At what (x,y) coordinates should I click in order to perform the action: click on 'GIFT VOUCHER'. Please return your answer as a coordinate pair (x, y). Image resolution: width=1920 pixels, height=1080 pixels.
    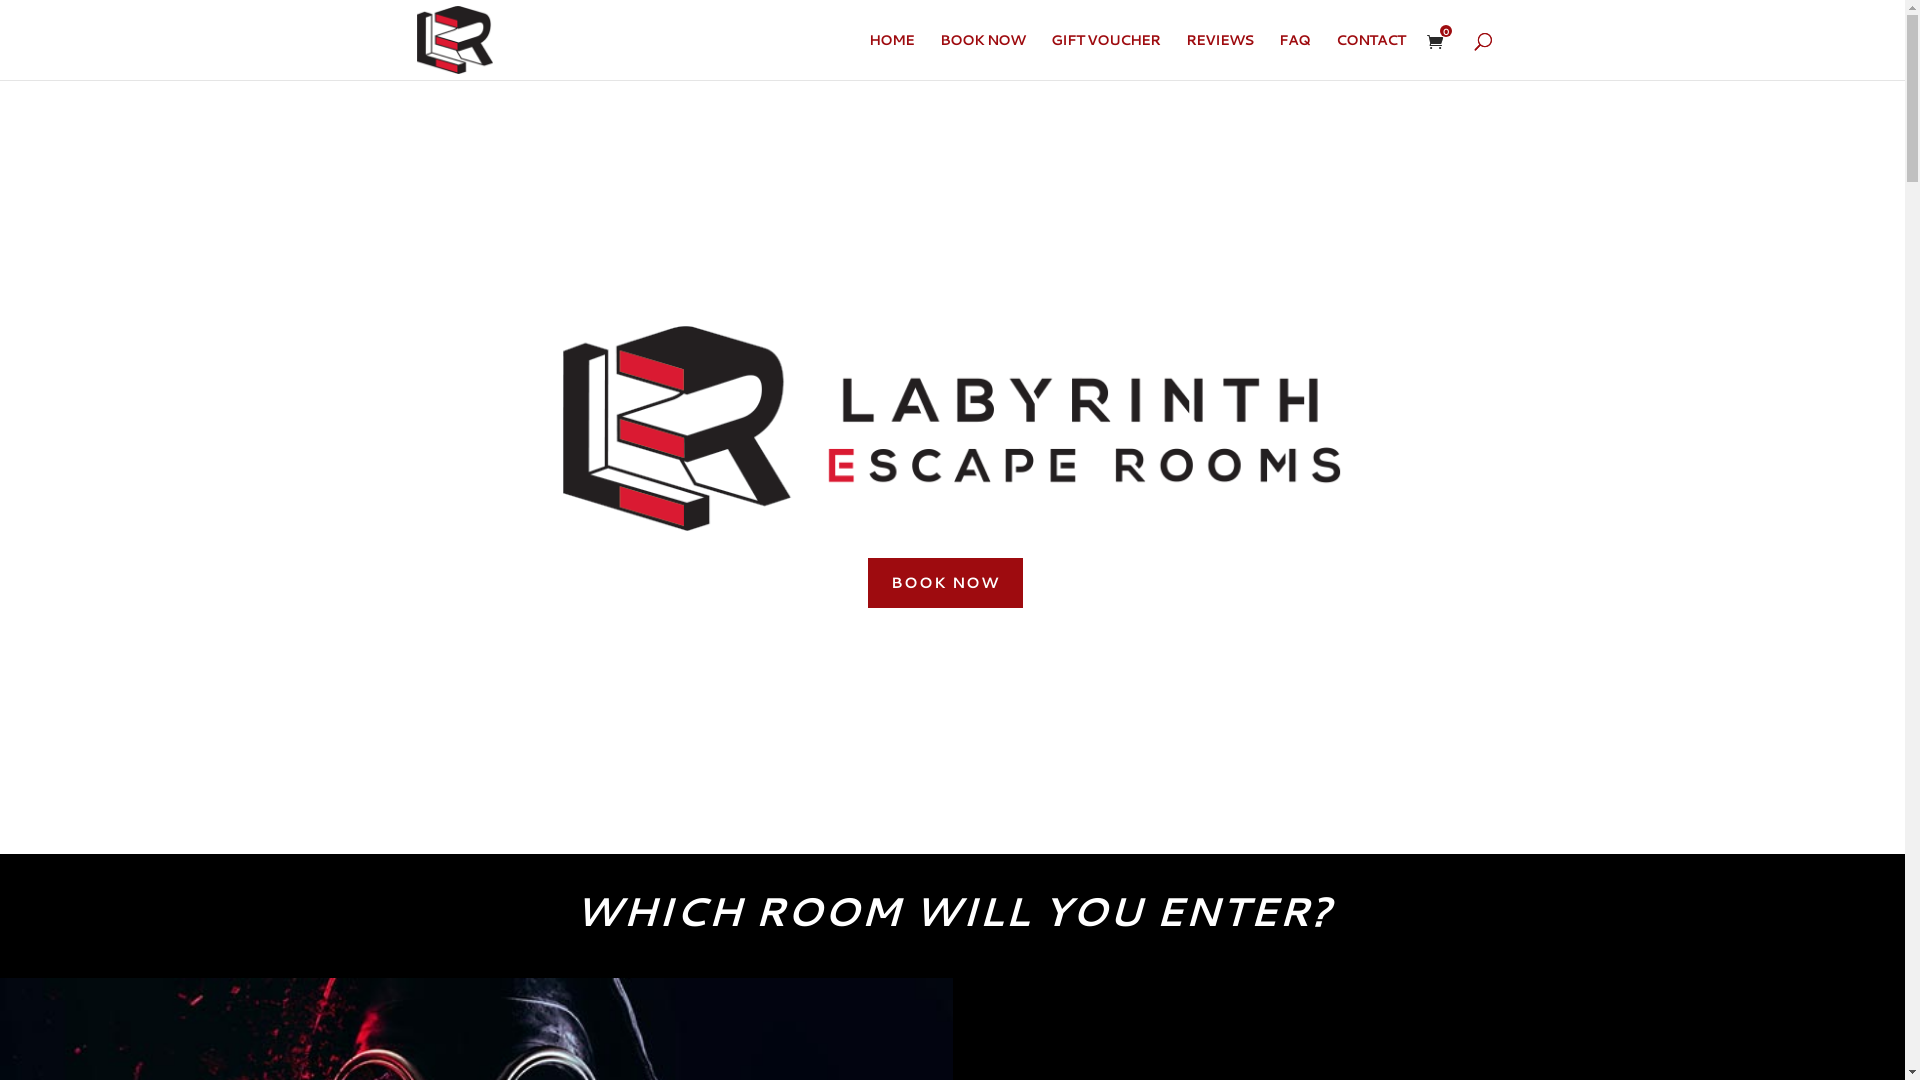
    Looking at the image, I should click on (1103, 55).